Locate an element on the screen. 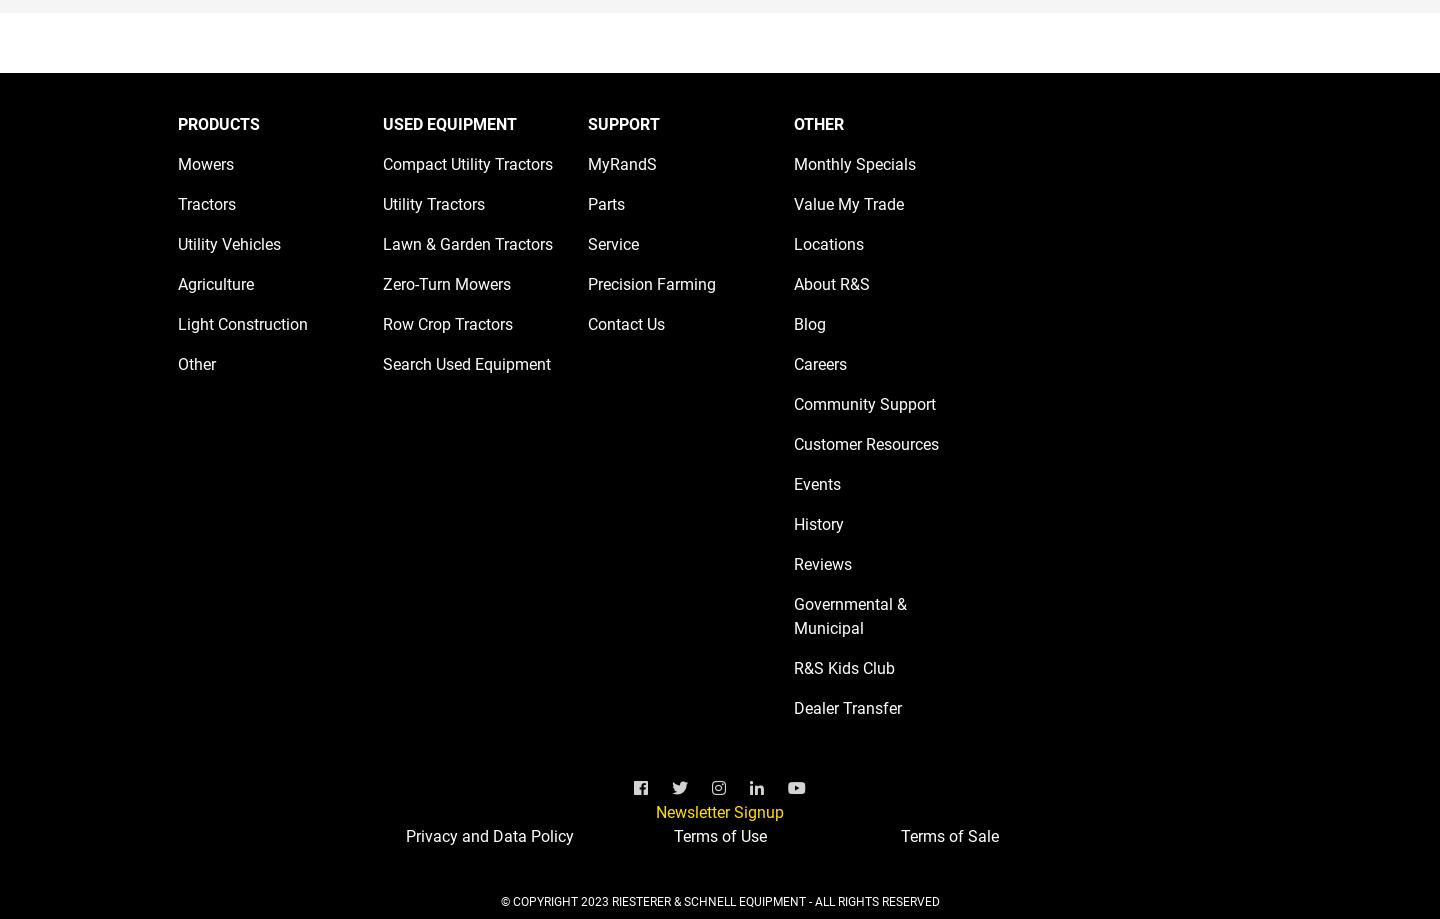 This screenshot has height=919, width=1440. '© COPYRIGHT 2023 RIESTERER & SCHNELL EQUIPMENT - ALL RIGHTS RESERVED' is located at coordinates (719, 900).